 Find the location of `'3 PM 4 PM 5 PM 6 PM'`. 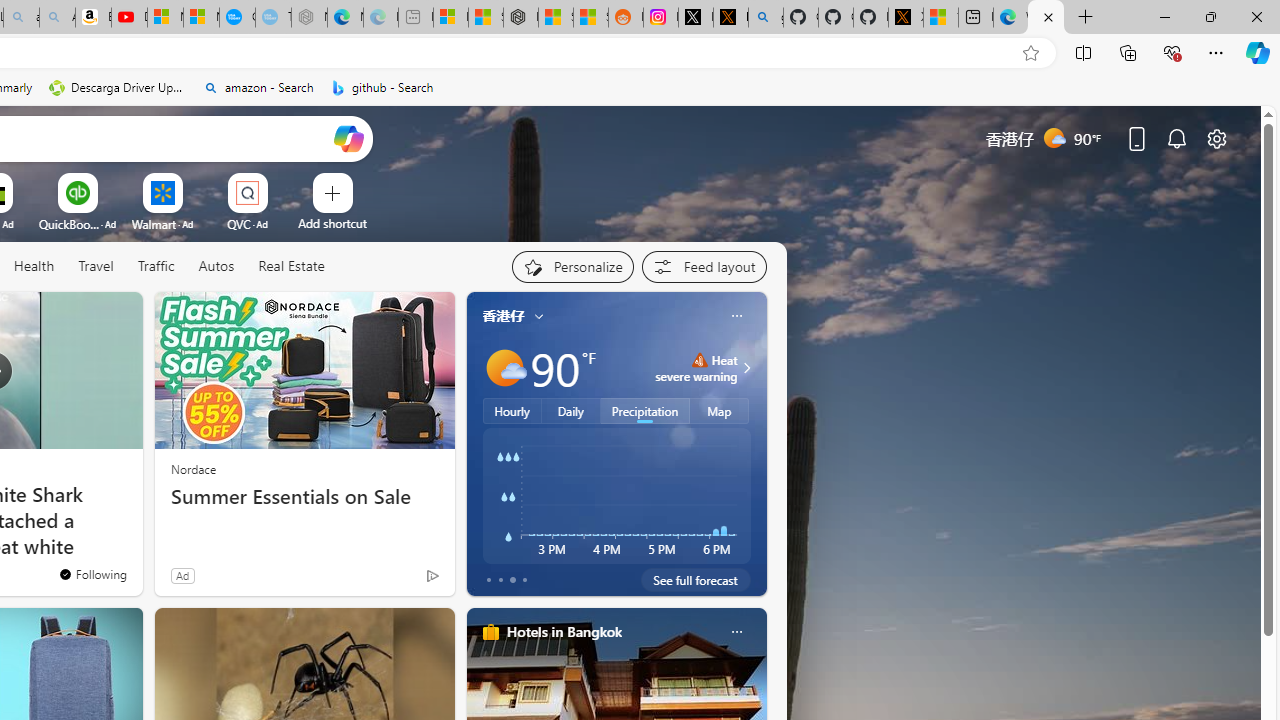

'3 PM 4 PM 5 PM 6 PM' is located at coordinates (615, 495).